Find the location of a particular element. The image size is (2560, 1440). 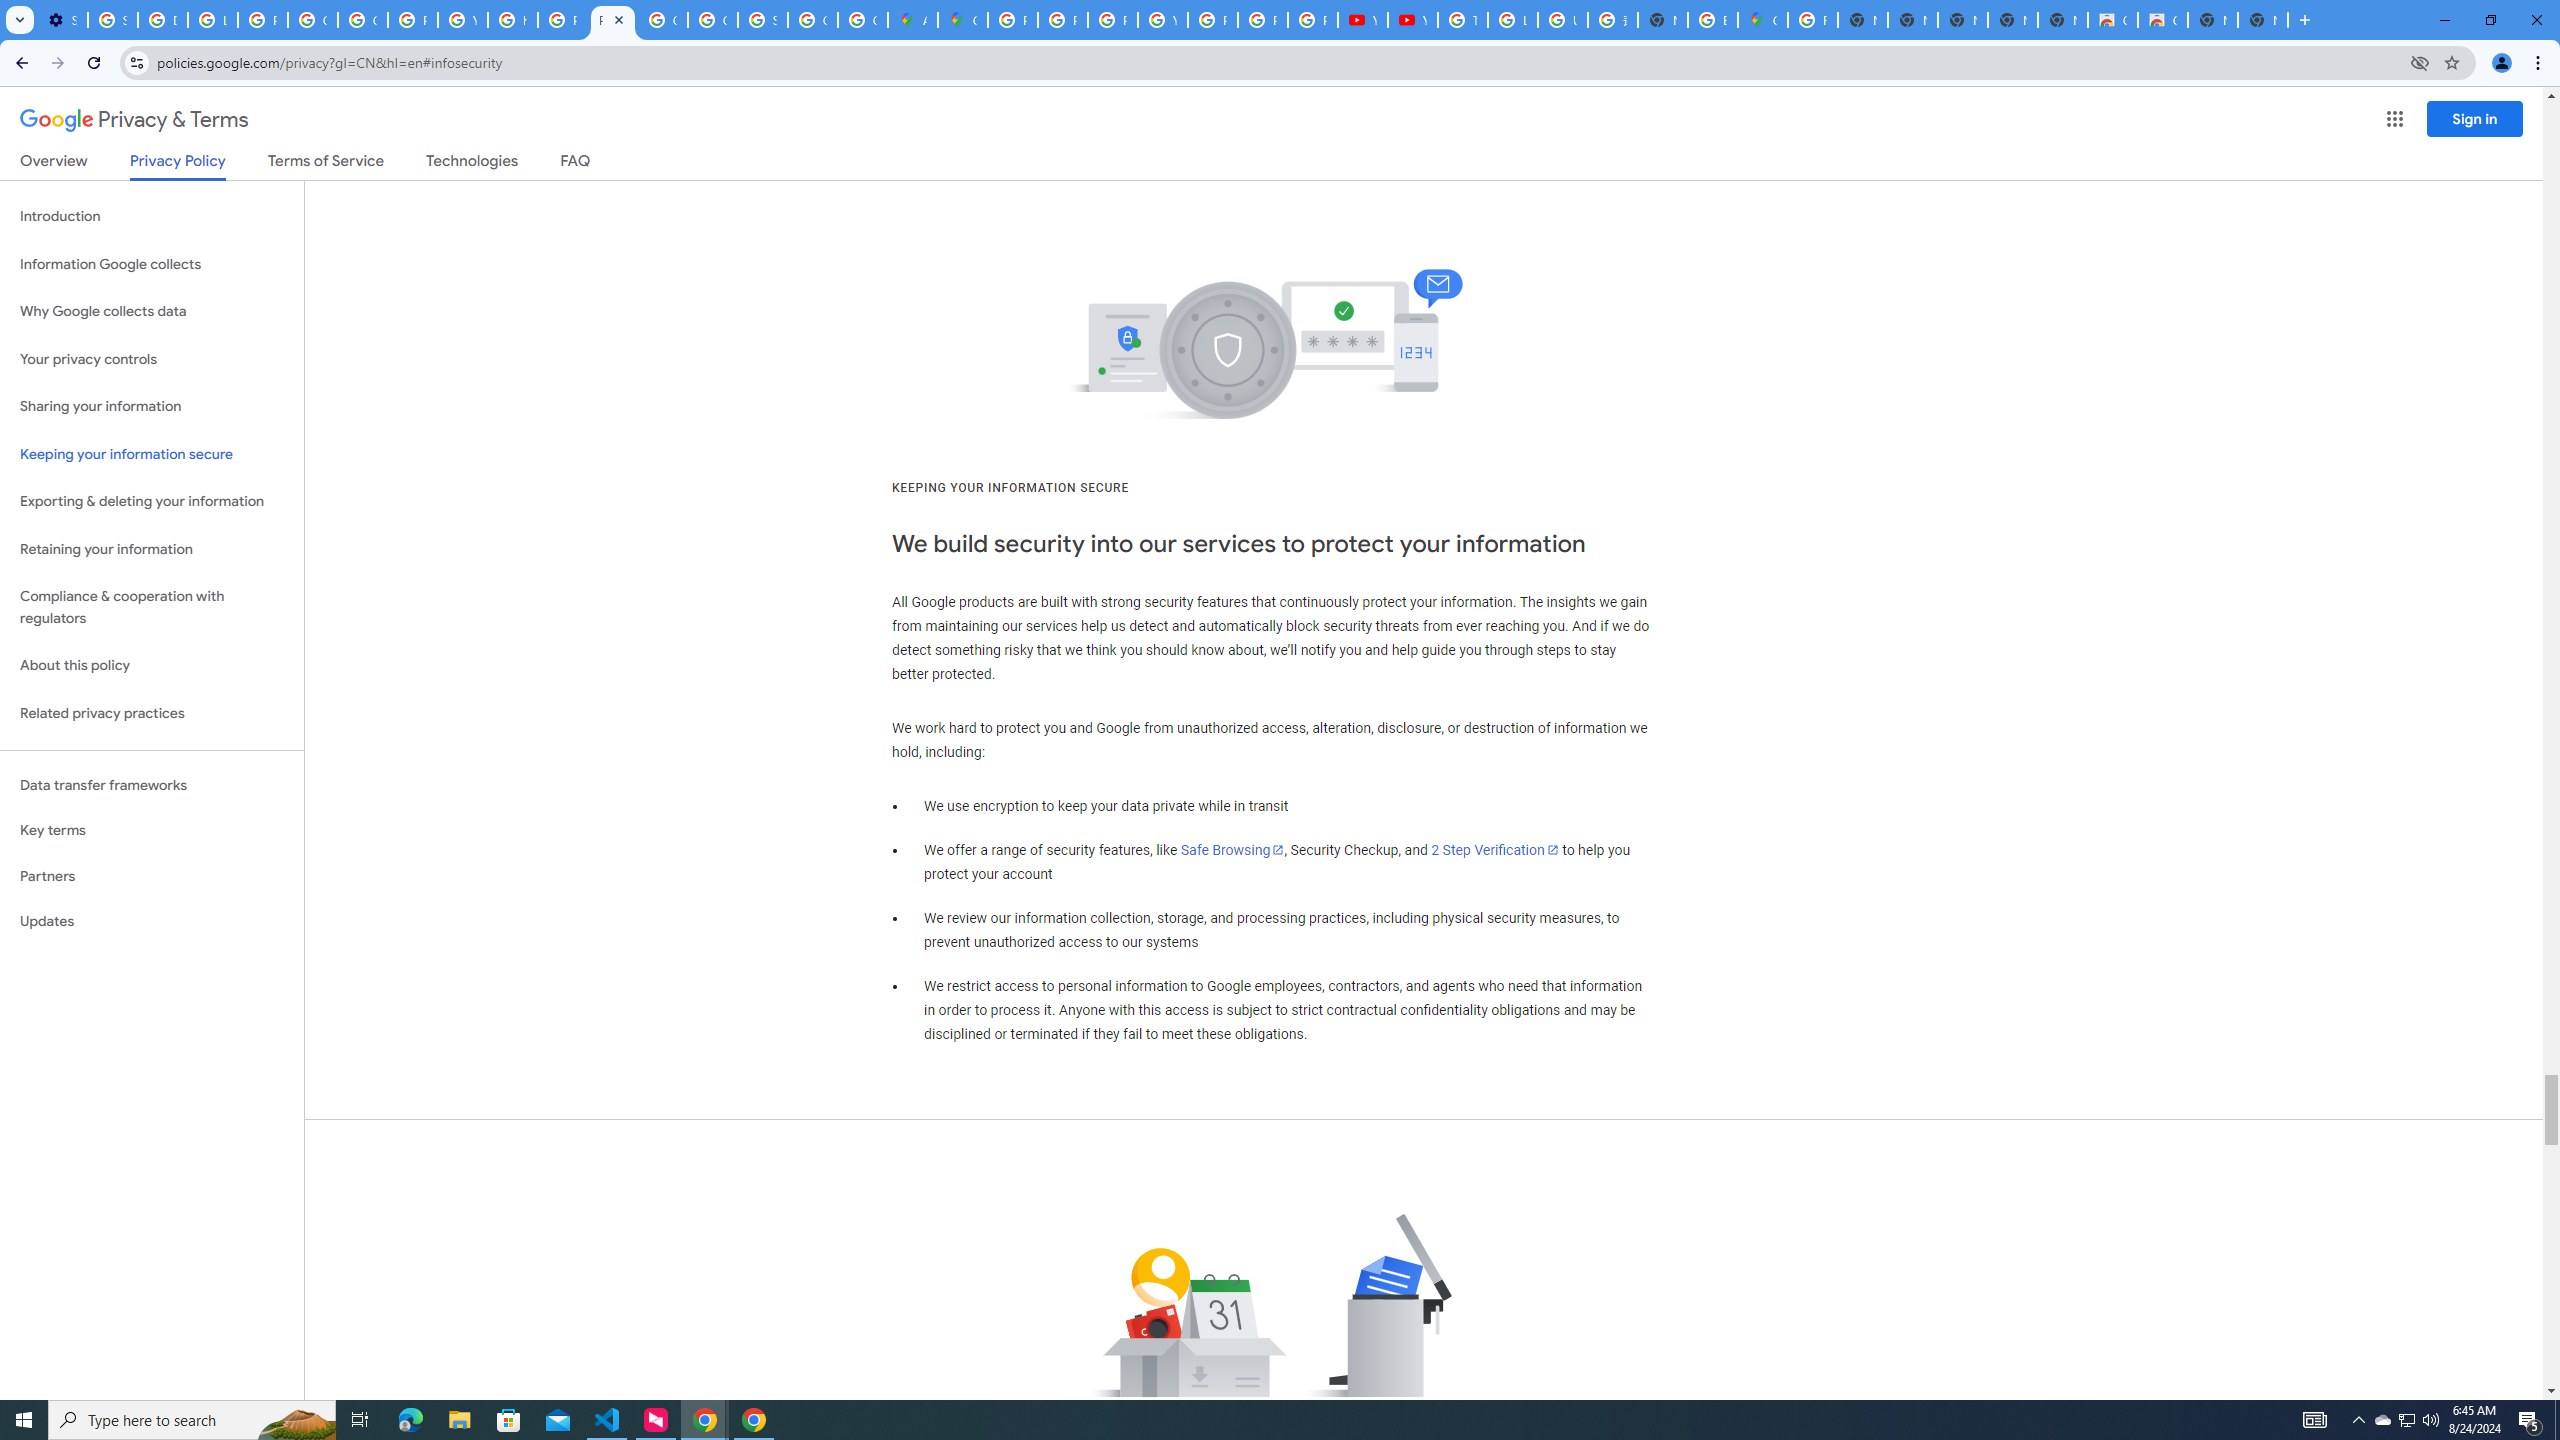

'Exporting & deleting your information' is located at coordinates (151, 501).